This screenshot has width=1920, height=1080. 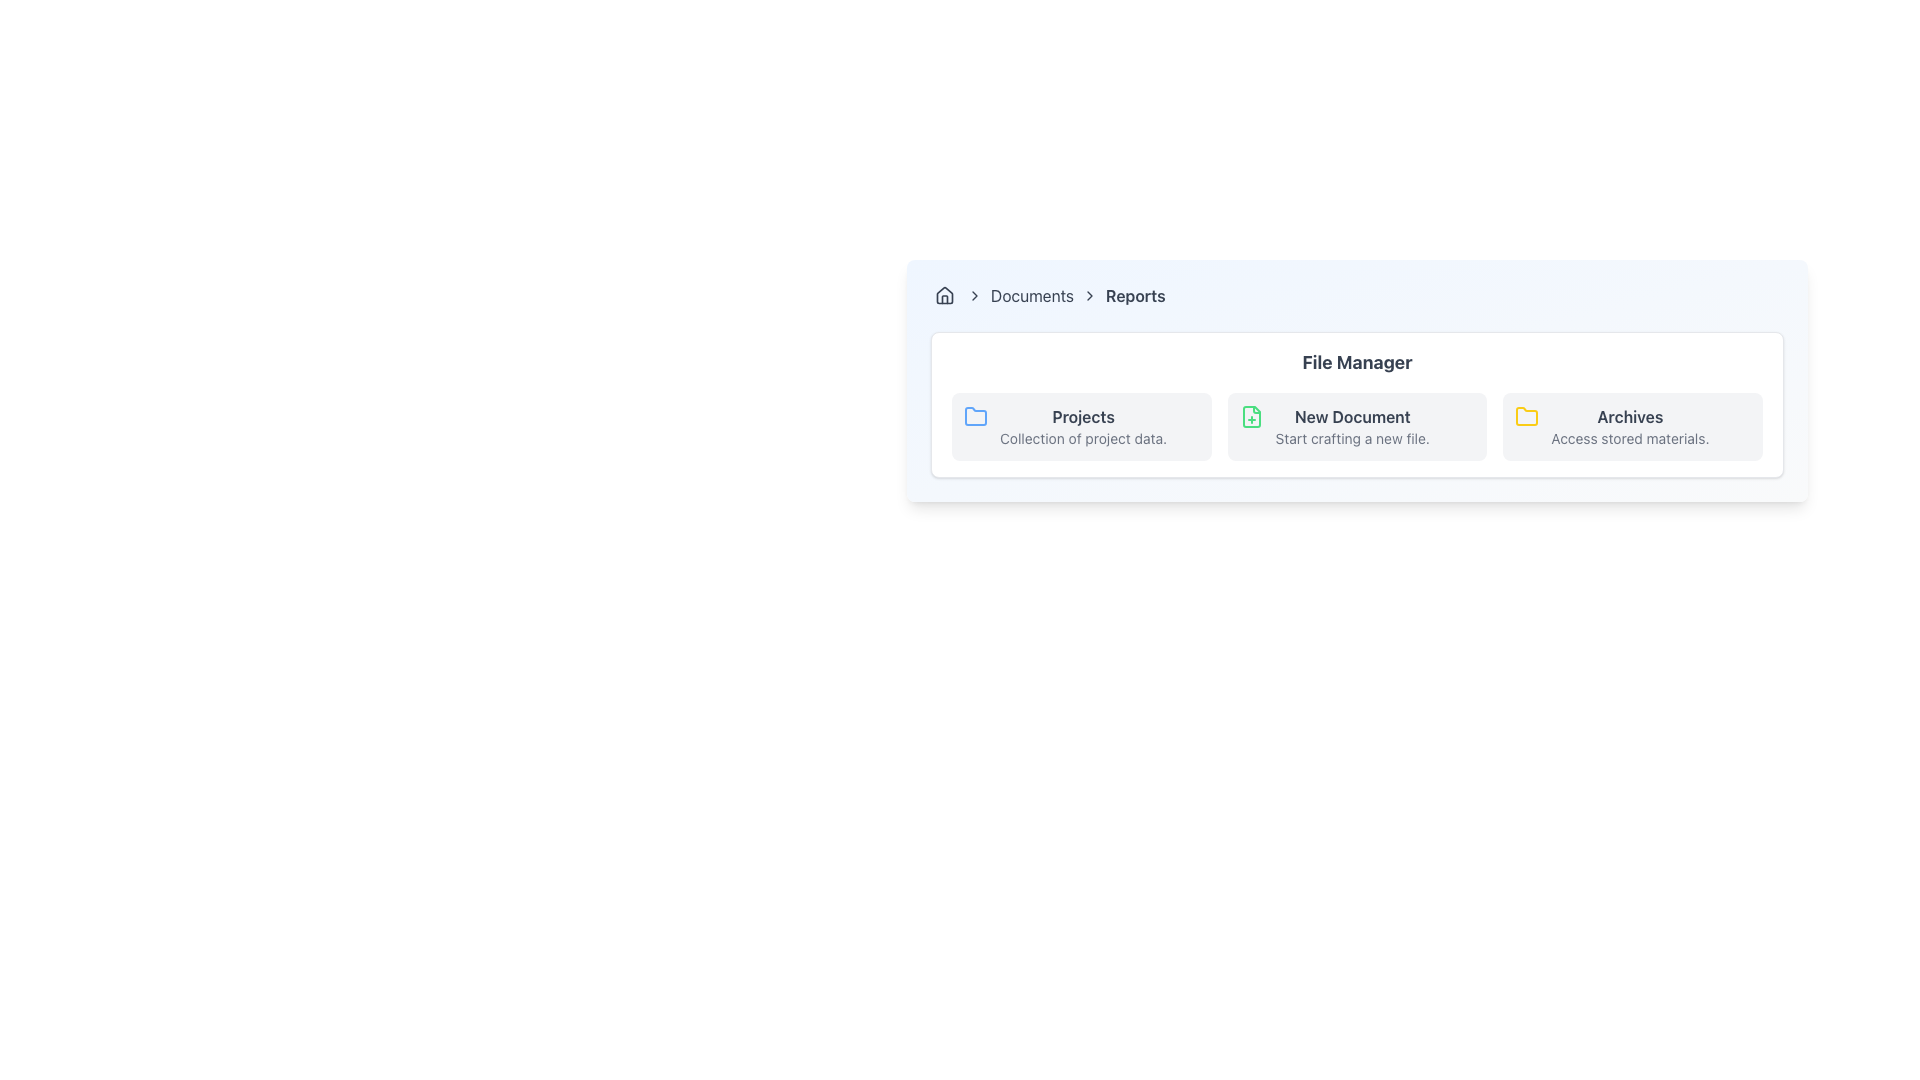 I want to click on the text label reading 'Access stored materials.' which is located beneath the 'Archives' title within the Archives card, so click(x=1630, y=438).